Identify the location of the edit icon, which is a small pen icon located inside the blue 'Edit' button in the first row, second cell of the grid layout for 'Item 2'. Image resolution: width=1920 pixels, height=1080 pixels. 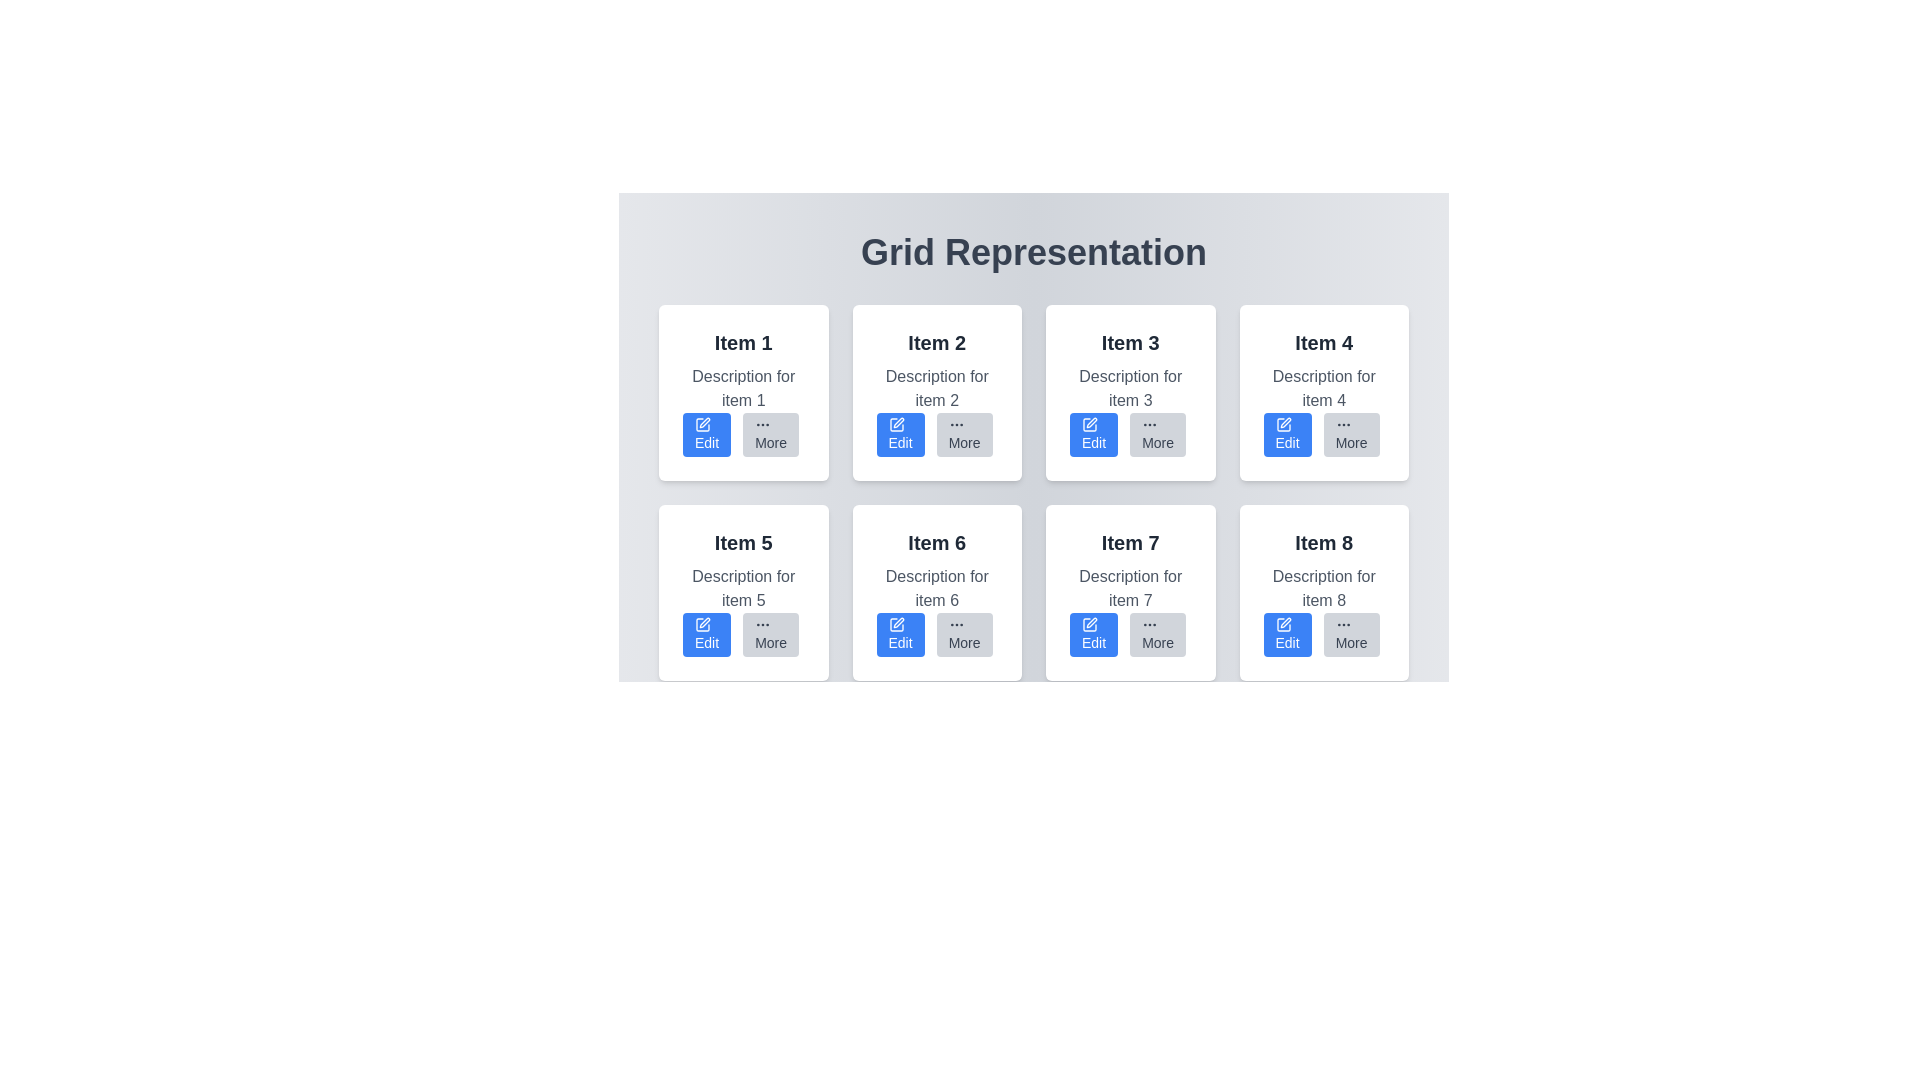
(897, 422).